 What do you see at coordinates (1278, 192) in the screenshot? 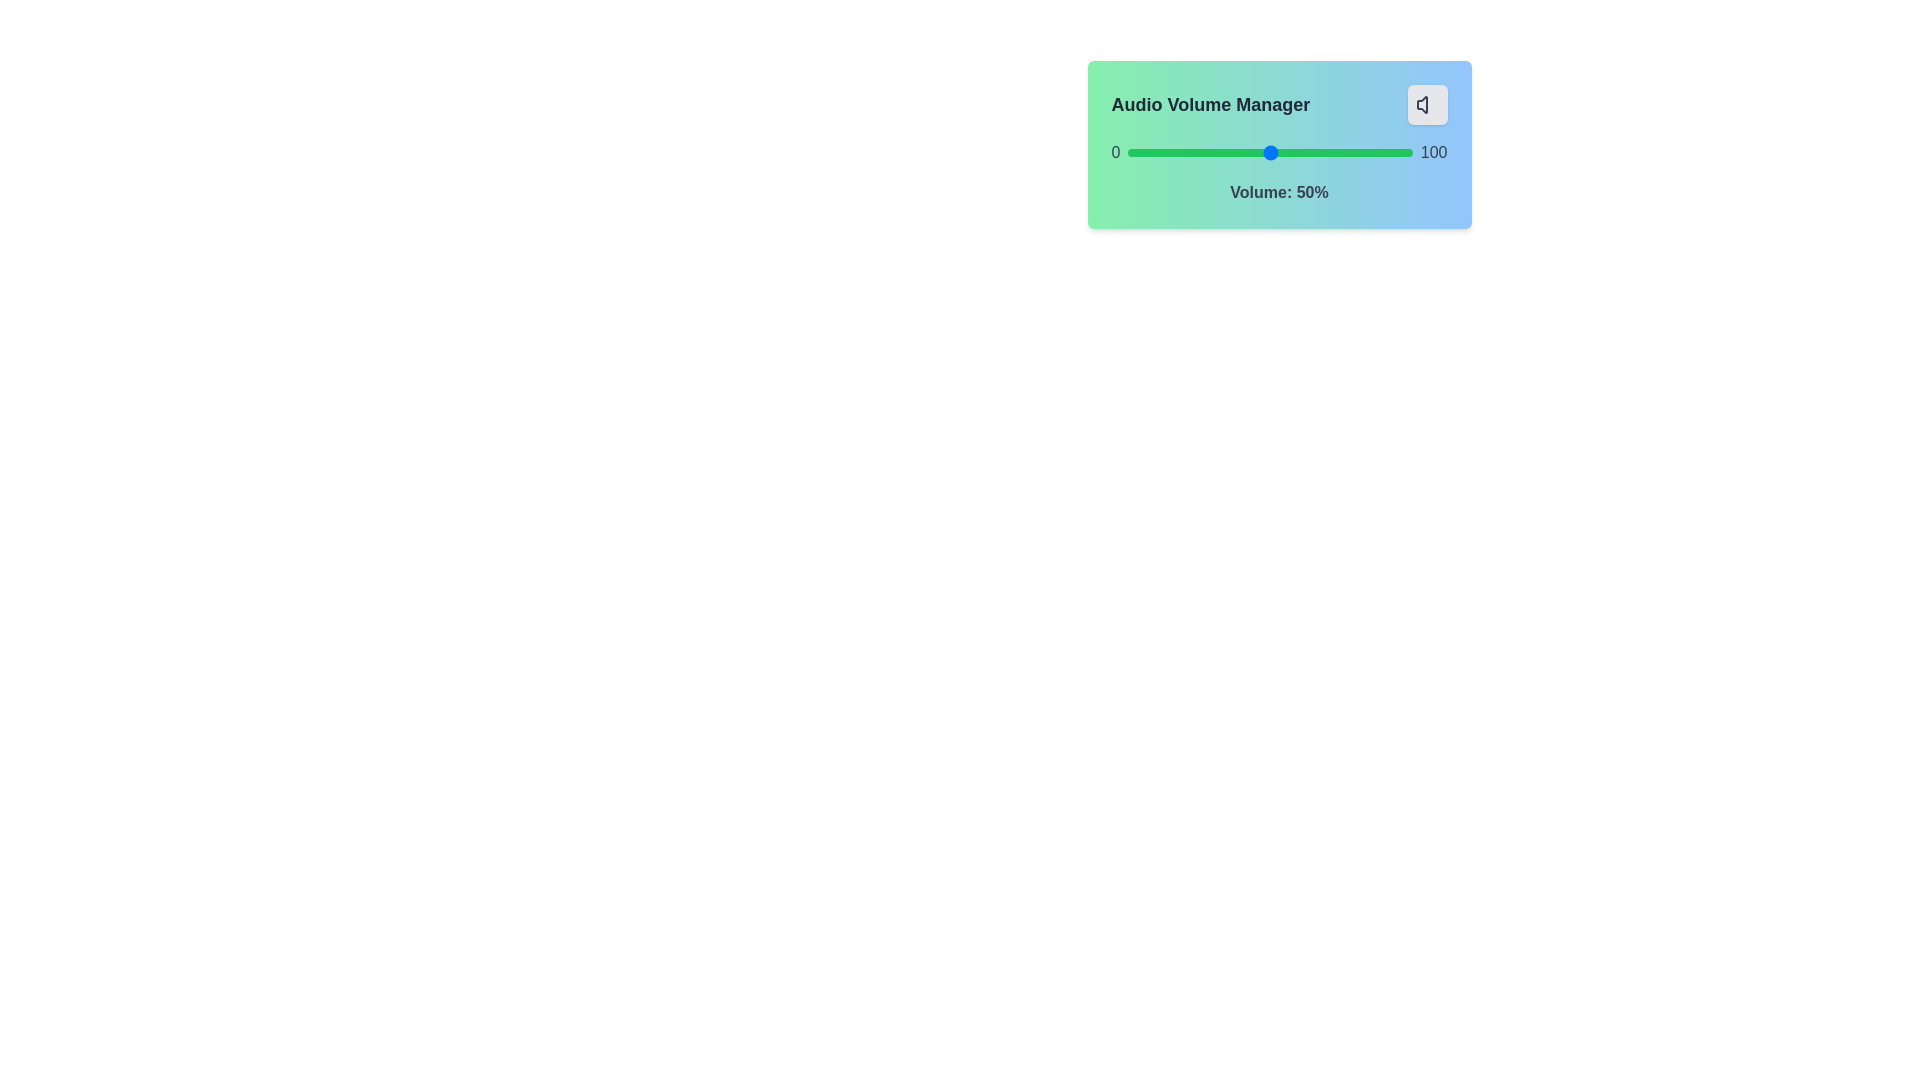
I see `the centered text block displaying 'Volume: 50%' which is styled in bold medium-gray against a gradient background` at bounding box center [1278, 192].